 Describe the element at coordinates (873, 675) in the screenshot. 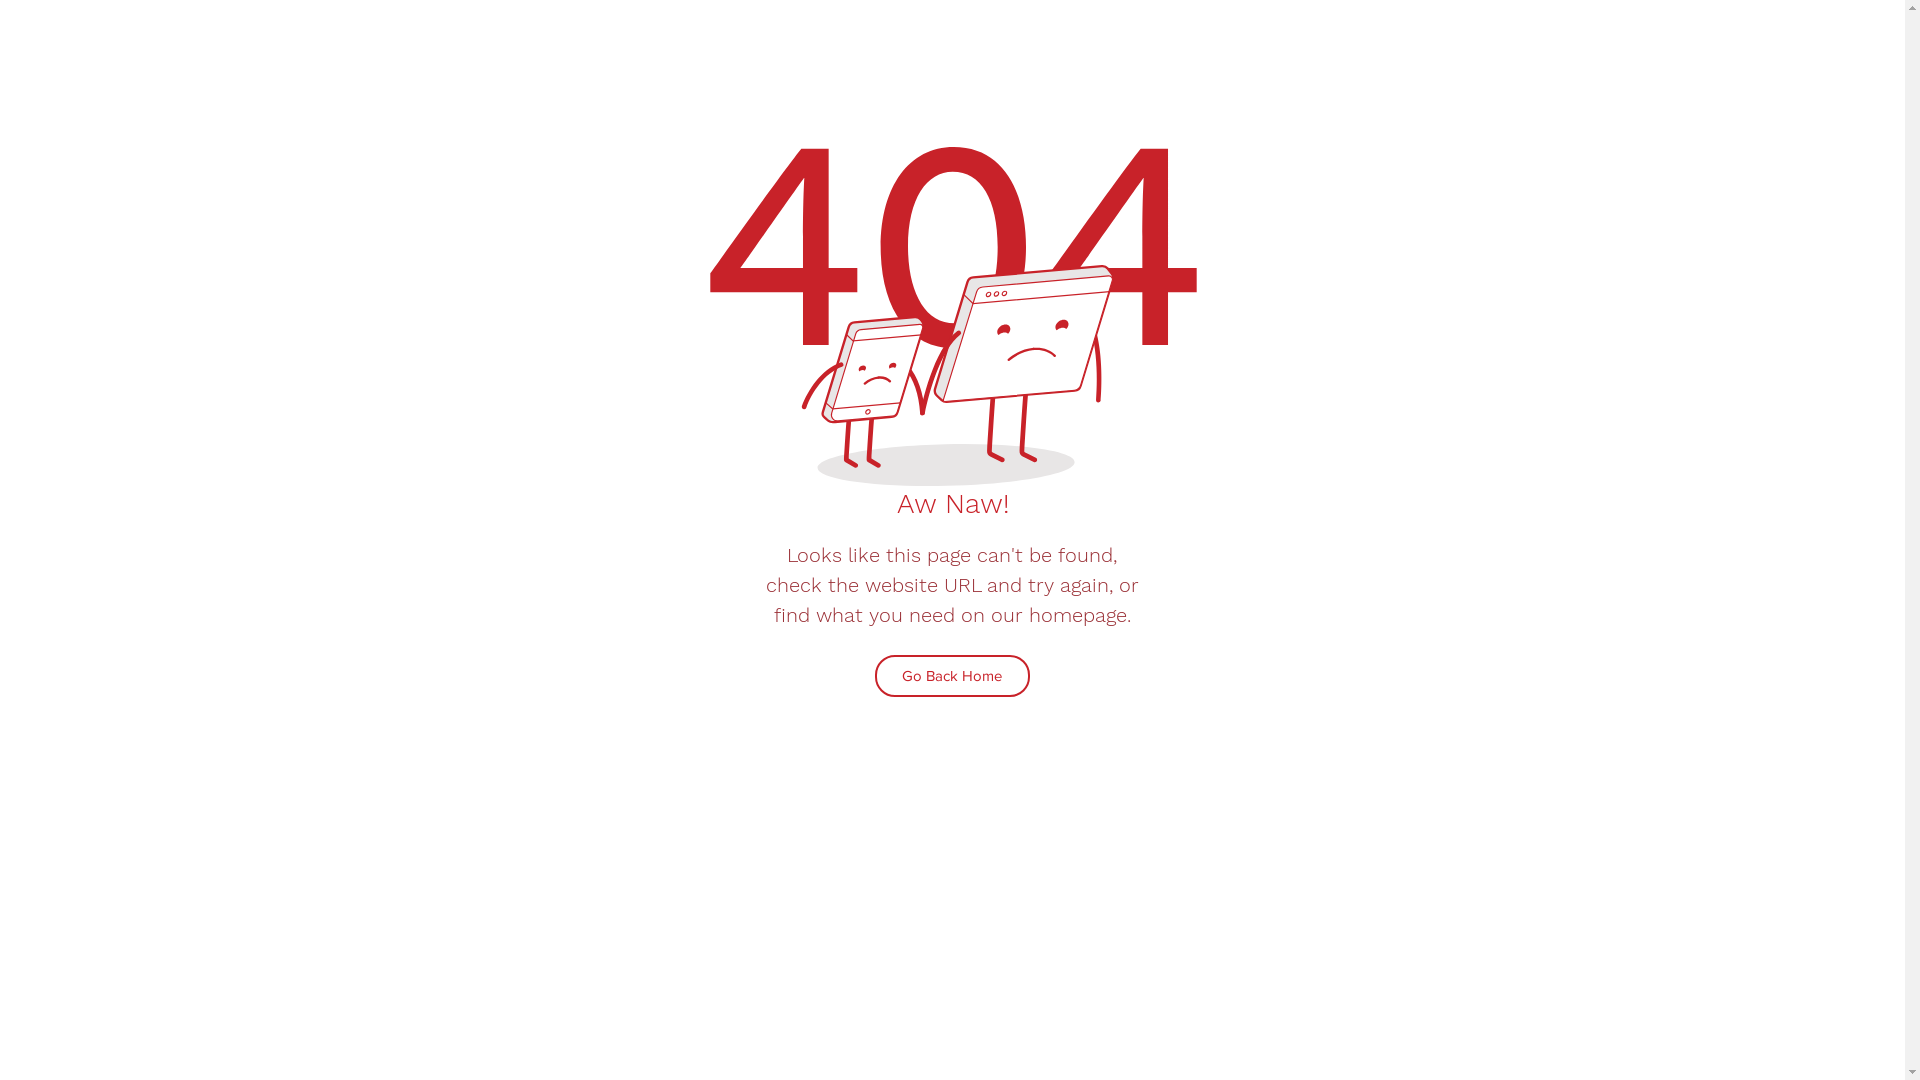

I see `'Go Back Home'` at that location.